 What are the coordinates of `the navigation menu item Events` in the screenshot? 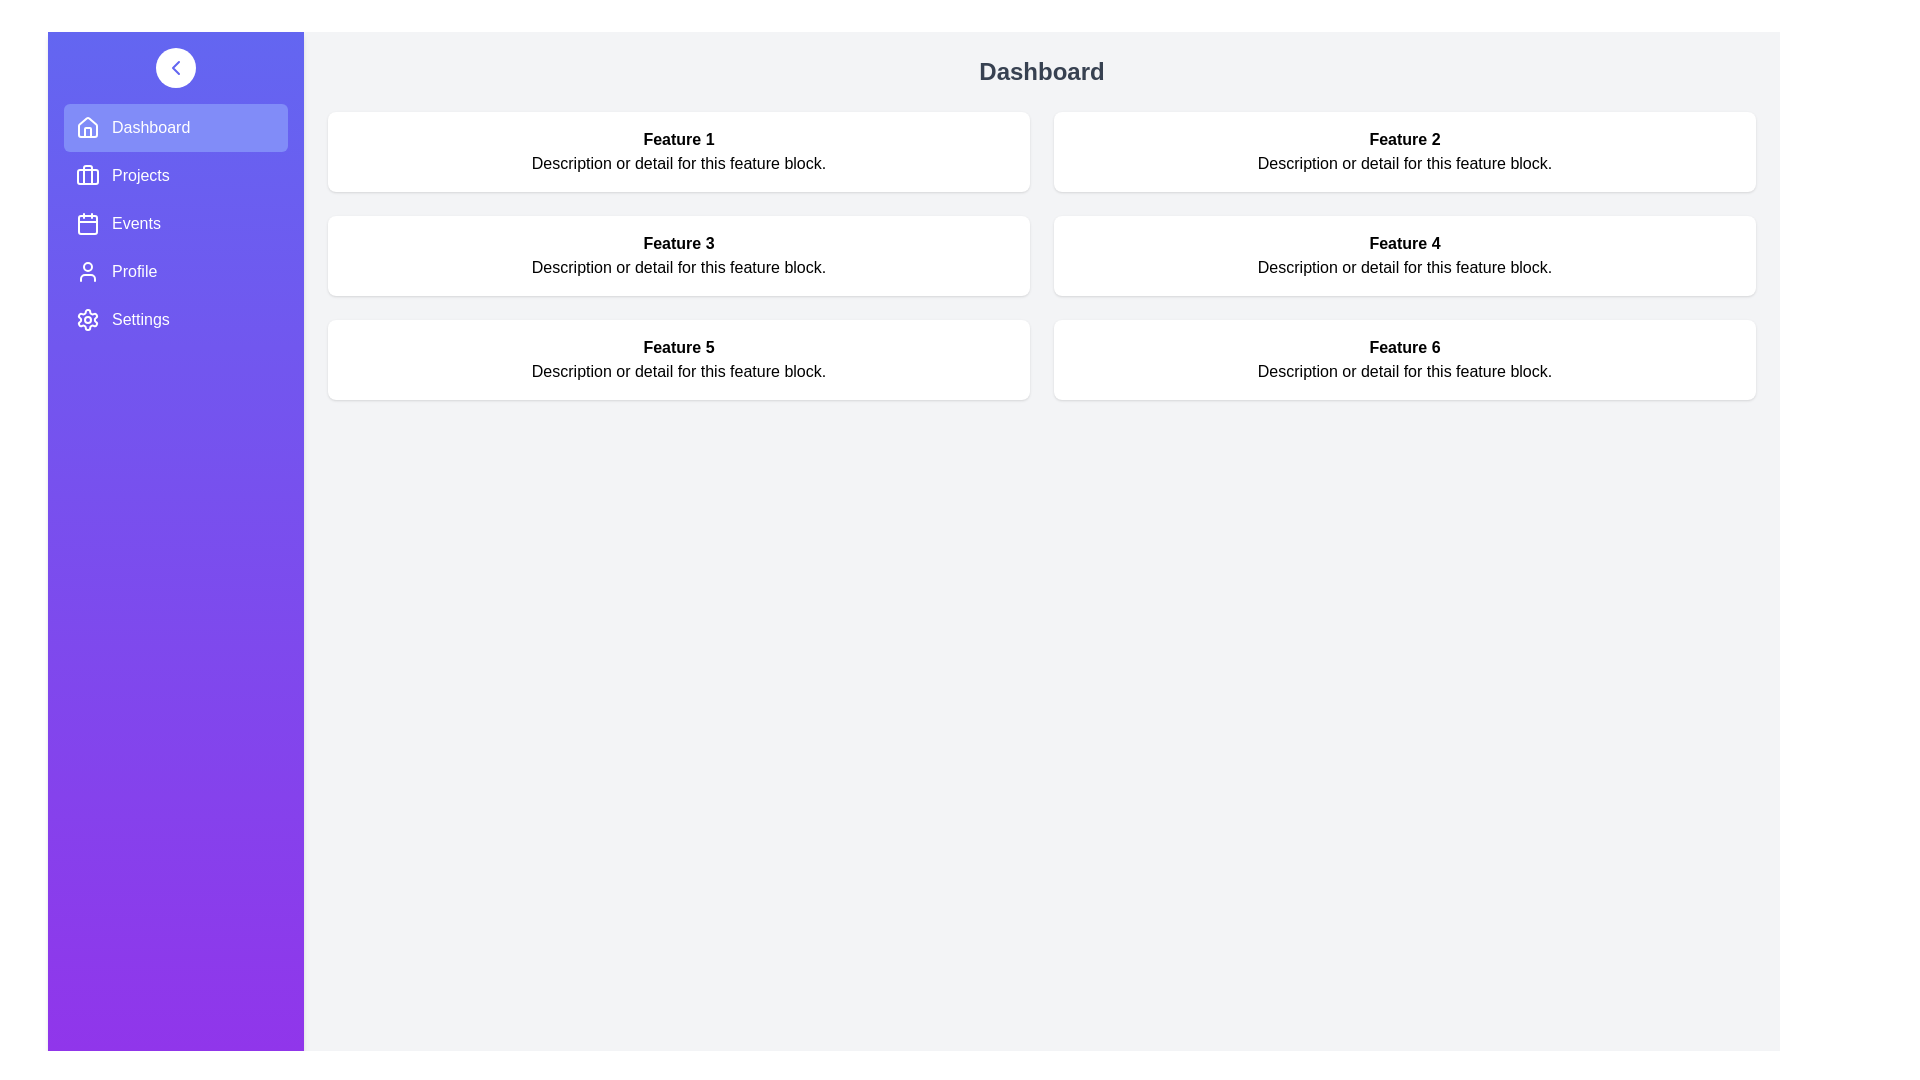 It's located at (176, 223).